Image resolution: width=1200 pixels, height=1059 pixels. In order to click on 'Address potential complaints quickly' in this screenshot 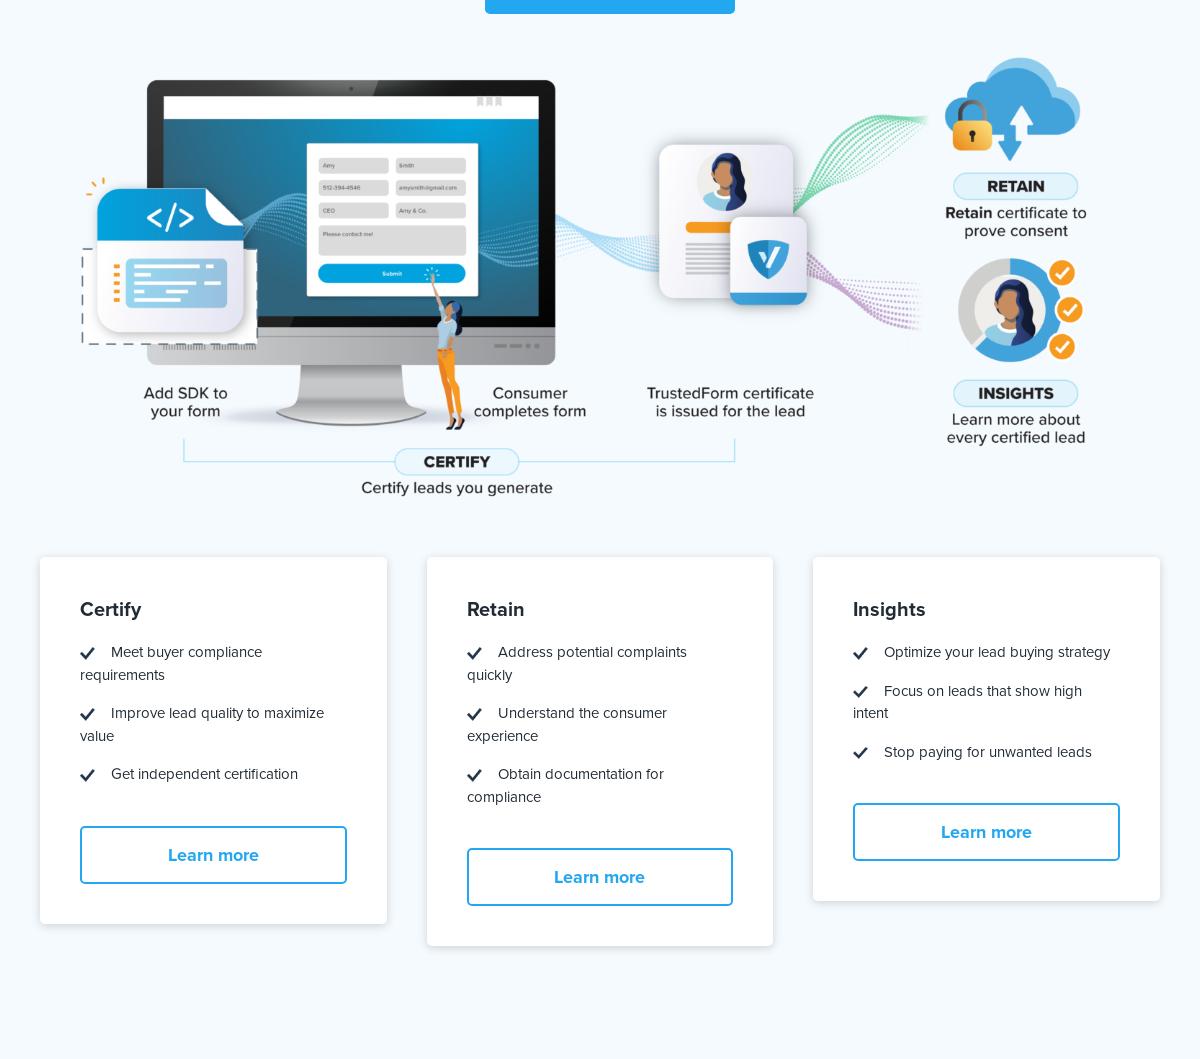, I will do `click(575, 663)`.